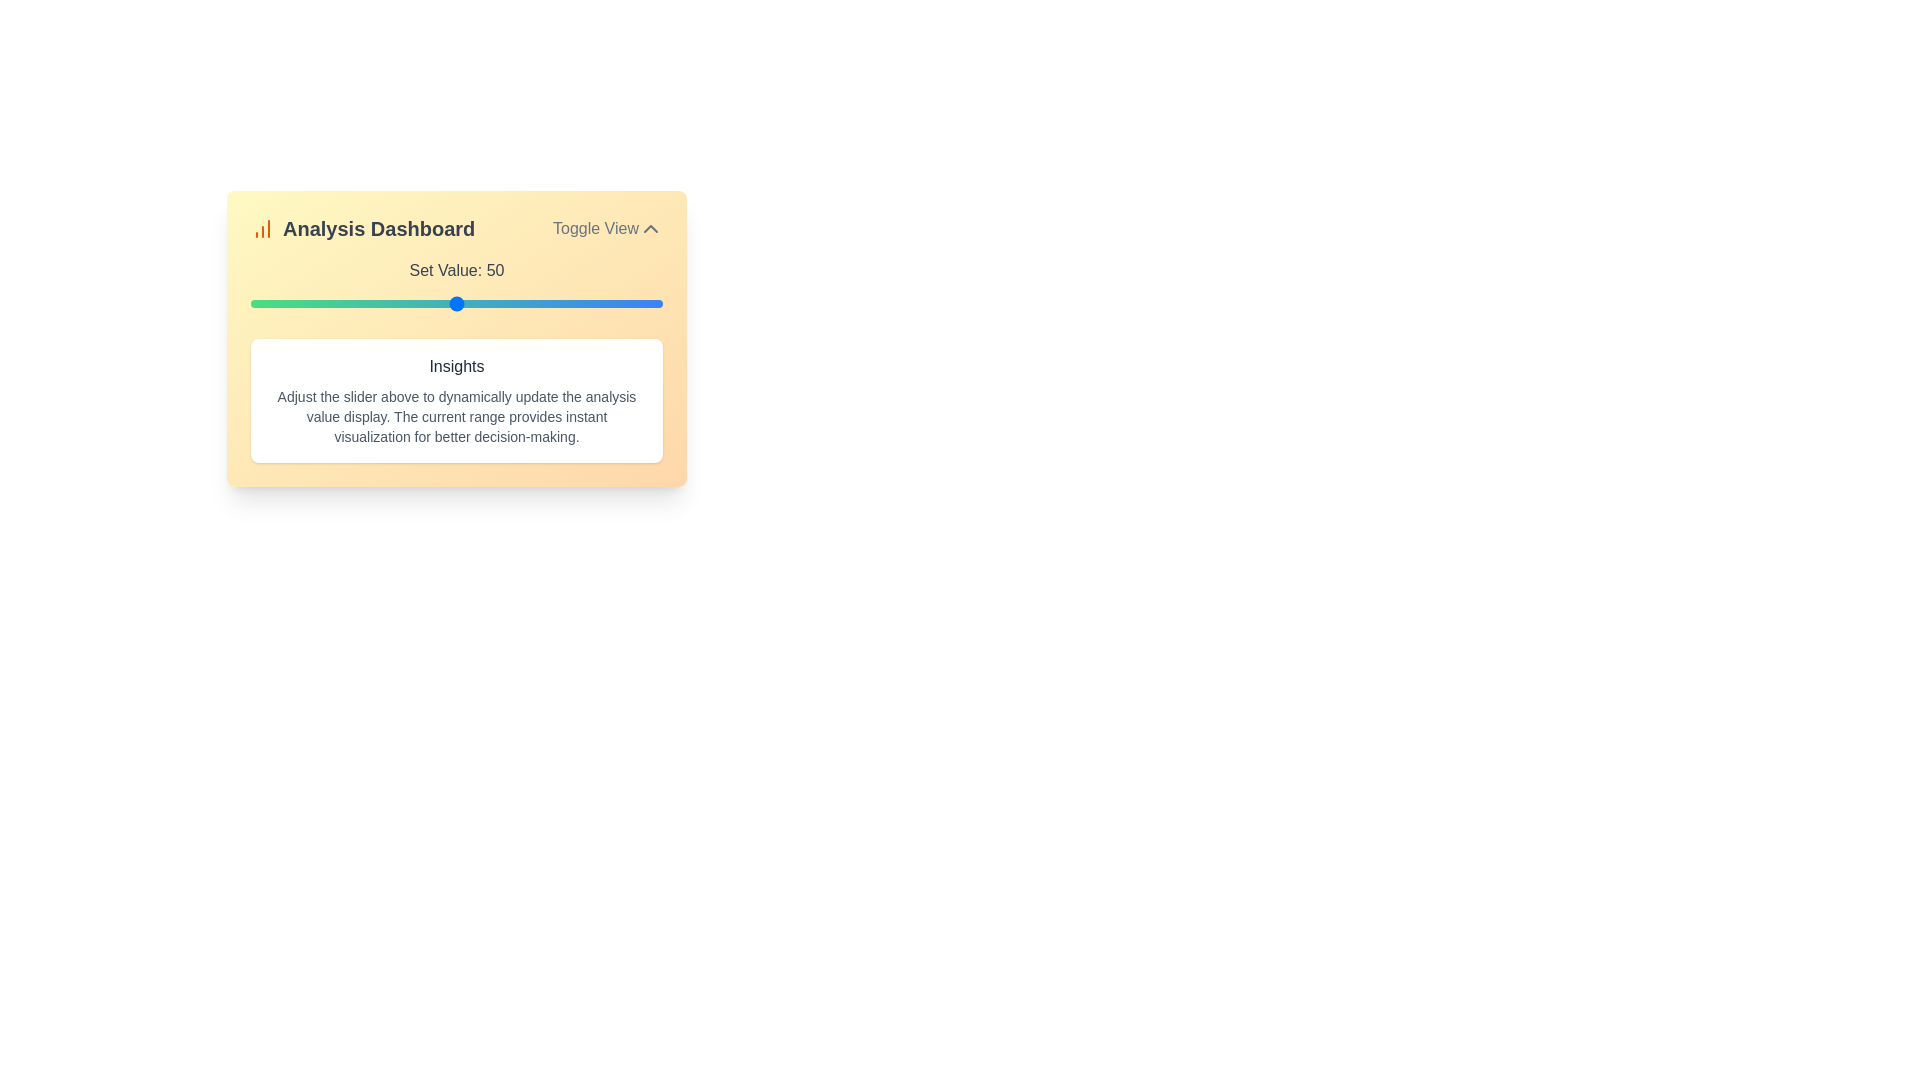 This screenshot has width=1920, height=1080. I want to click on the slider to set the value to 85, so click(600, 304).